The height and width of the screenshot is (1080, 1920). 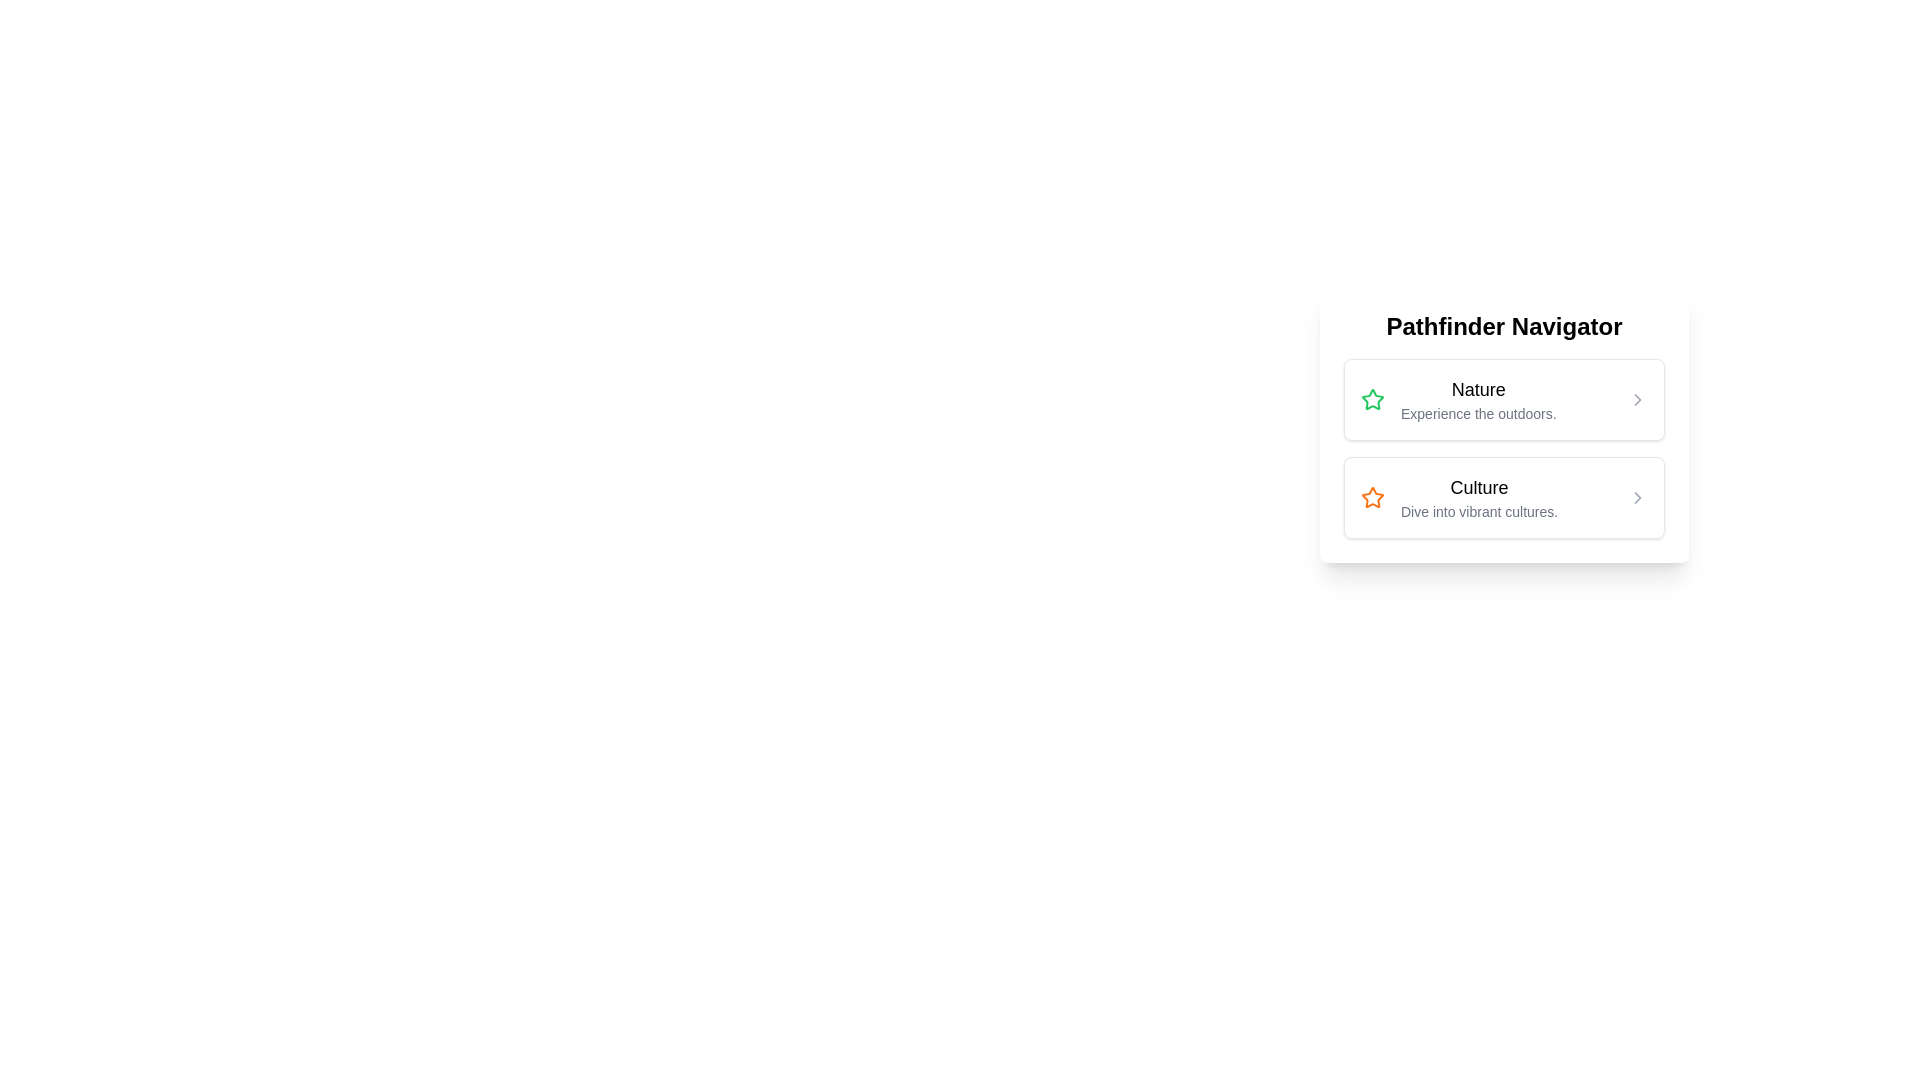 What do you see at coordinates (1459, 496) in the screenshot?
I see `the List item labeled 'Culture' which contains an orange star icon and the text 'Dive into vibrant cultures.'` at bounding box center [1459, 496].